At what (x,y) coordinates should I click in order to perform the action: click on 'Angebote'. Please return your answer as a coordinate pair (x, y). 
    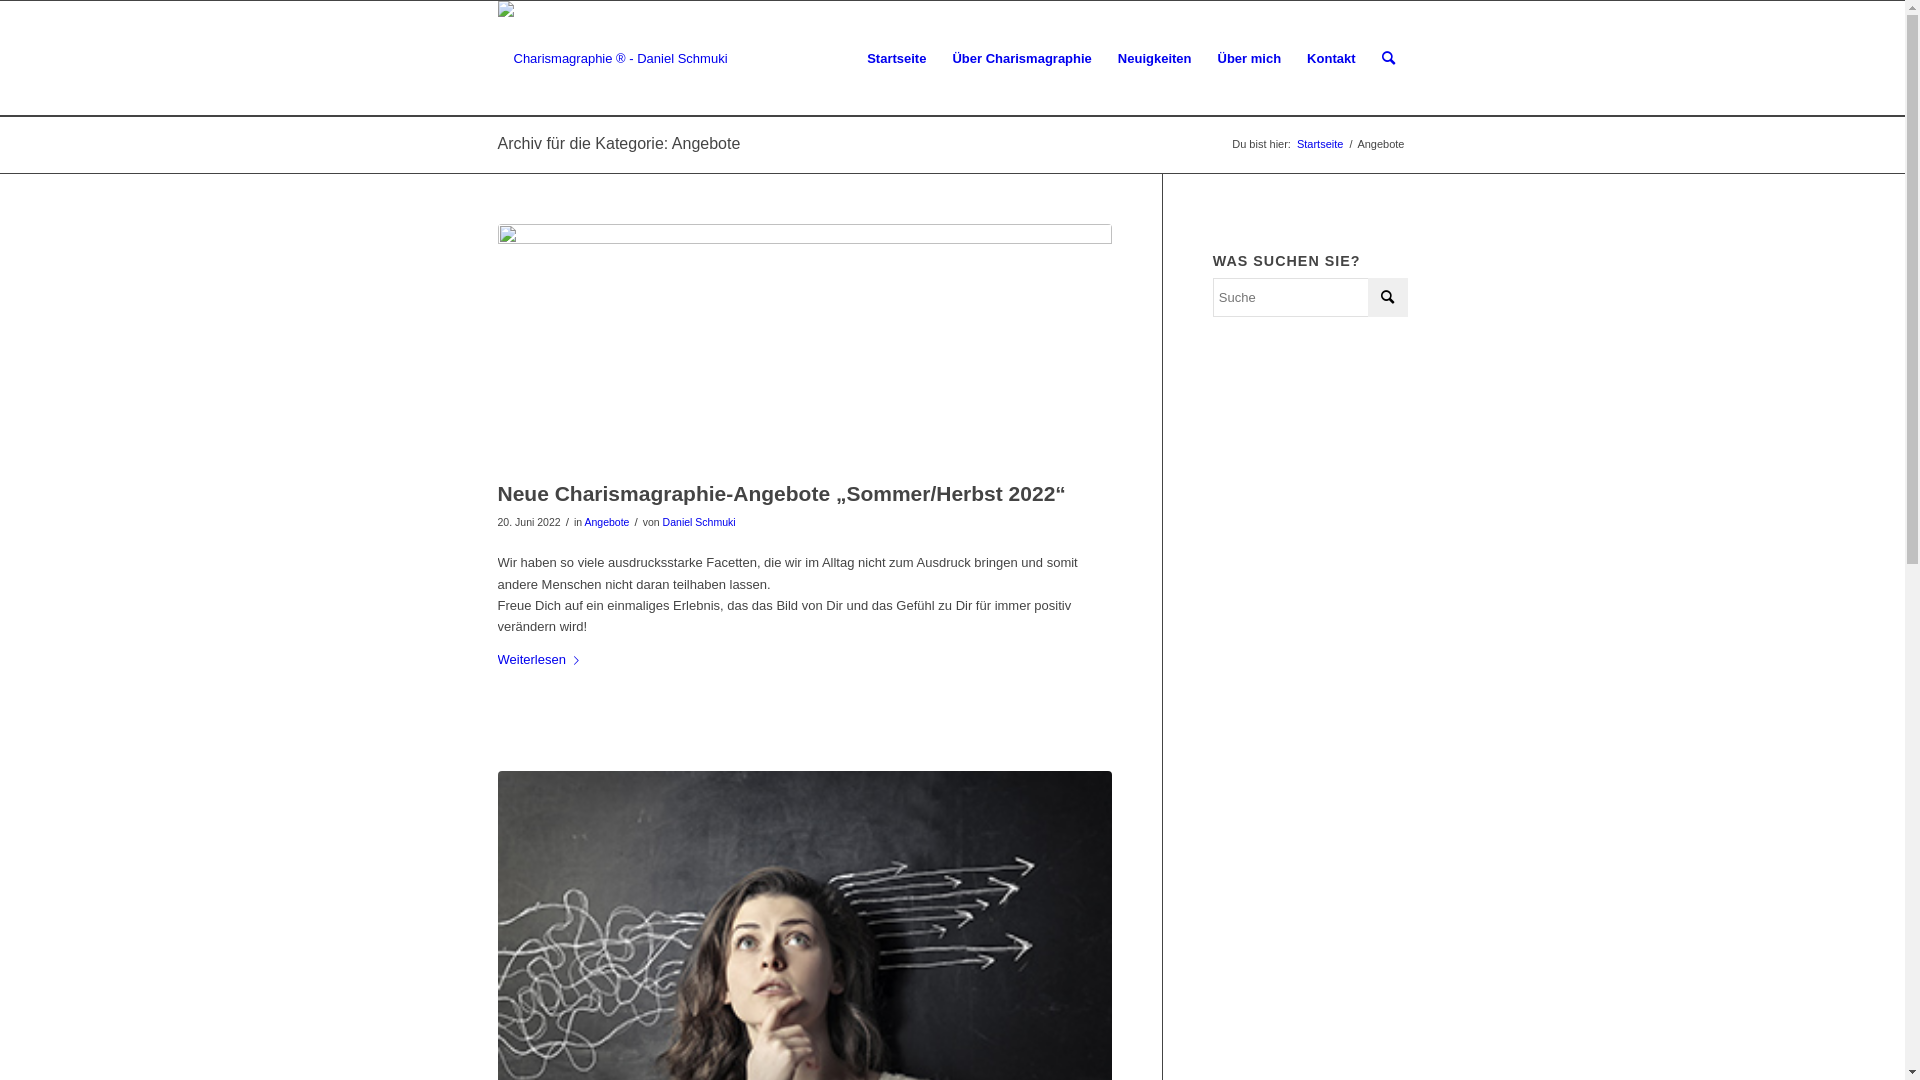
    Looking at the image, I should click on (605, 520).